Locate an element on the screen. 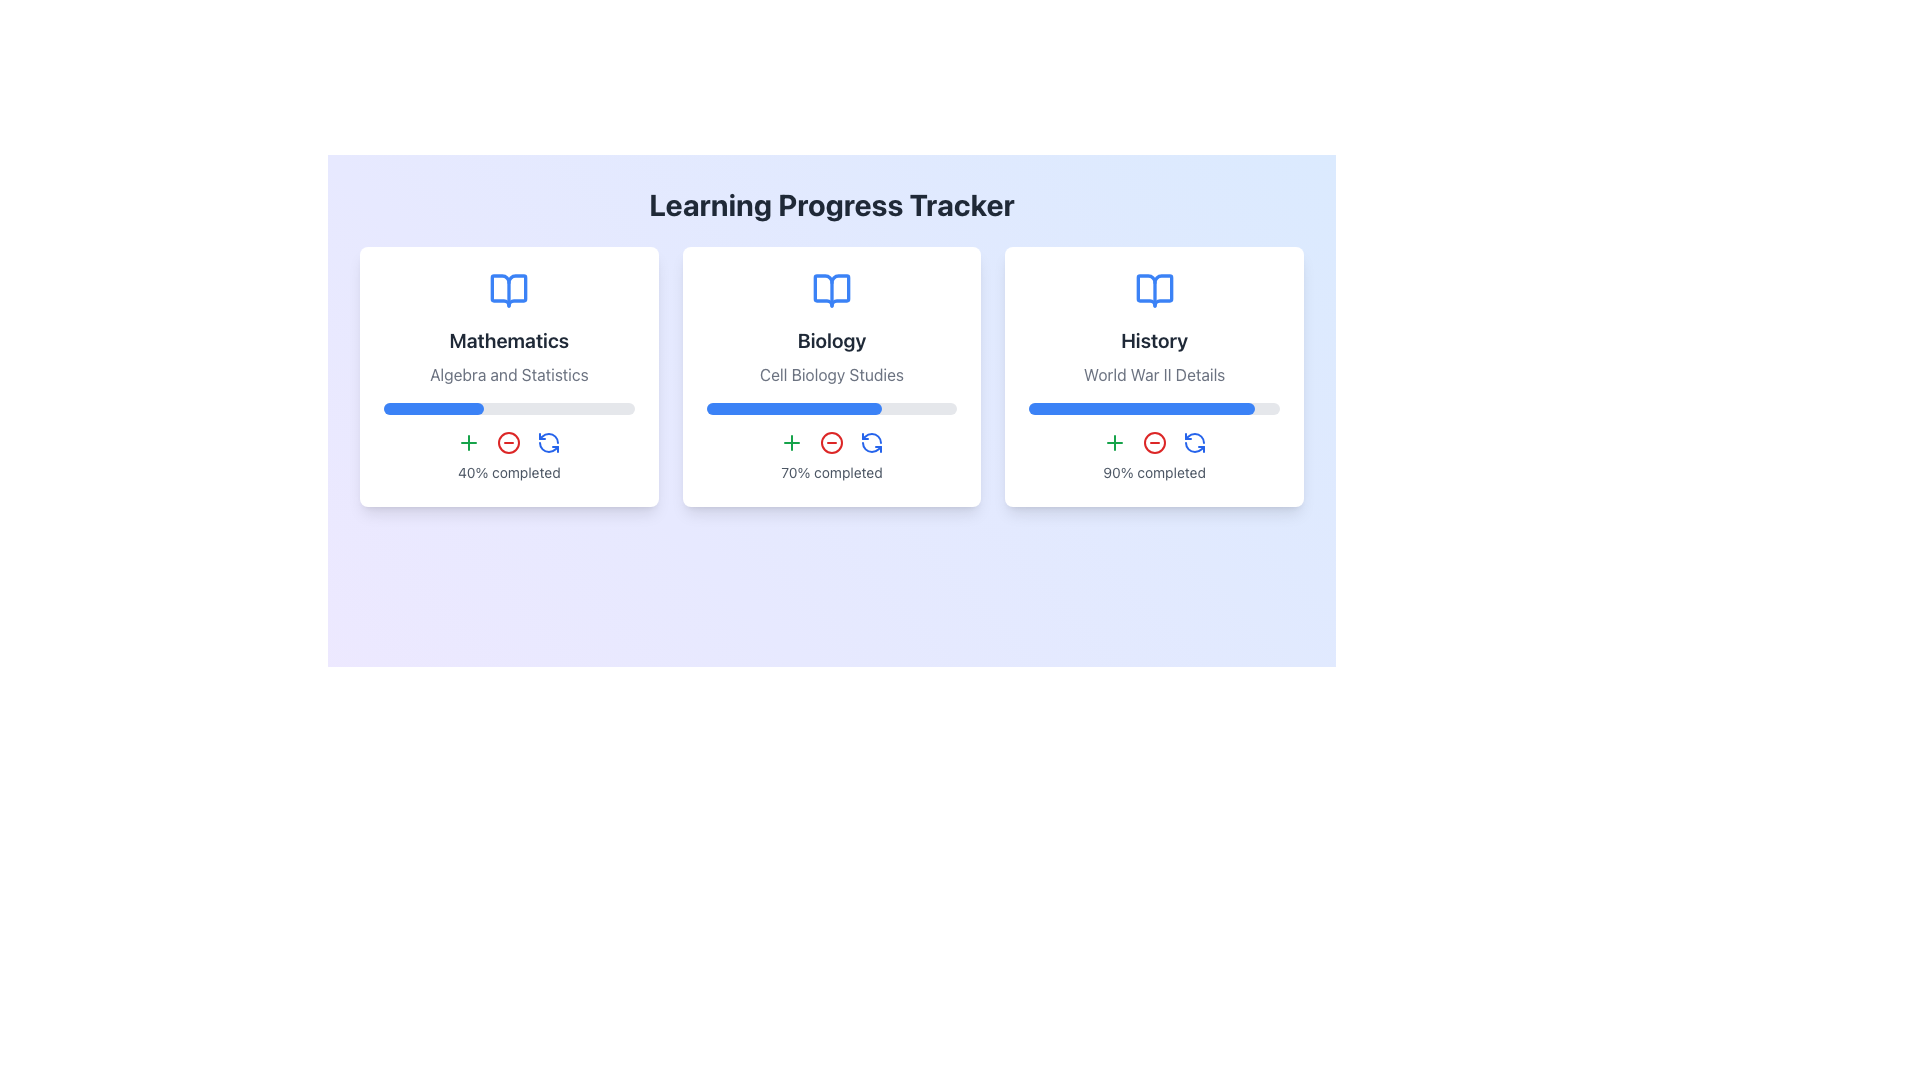 This screenshot has height=1080, width=1920. displayed text on the first card in the grid that has a white background, rounded corners, a book icon at the top, titled 'Mathematics' with a subtitle 'Algebra and Statistics' is located at coordinates (509, 377).